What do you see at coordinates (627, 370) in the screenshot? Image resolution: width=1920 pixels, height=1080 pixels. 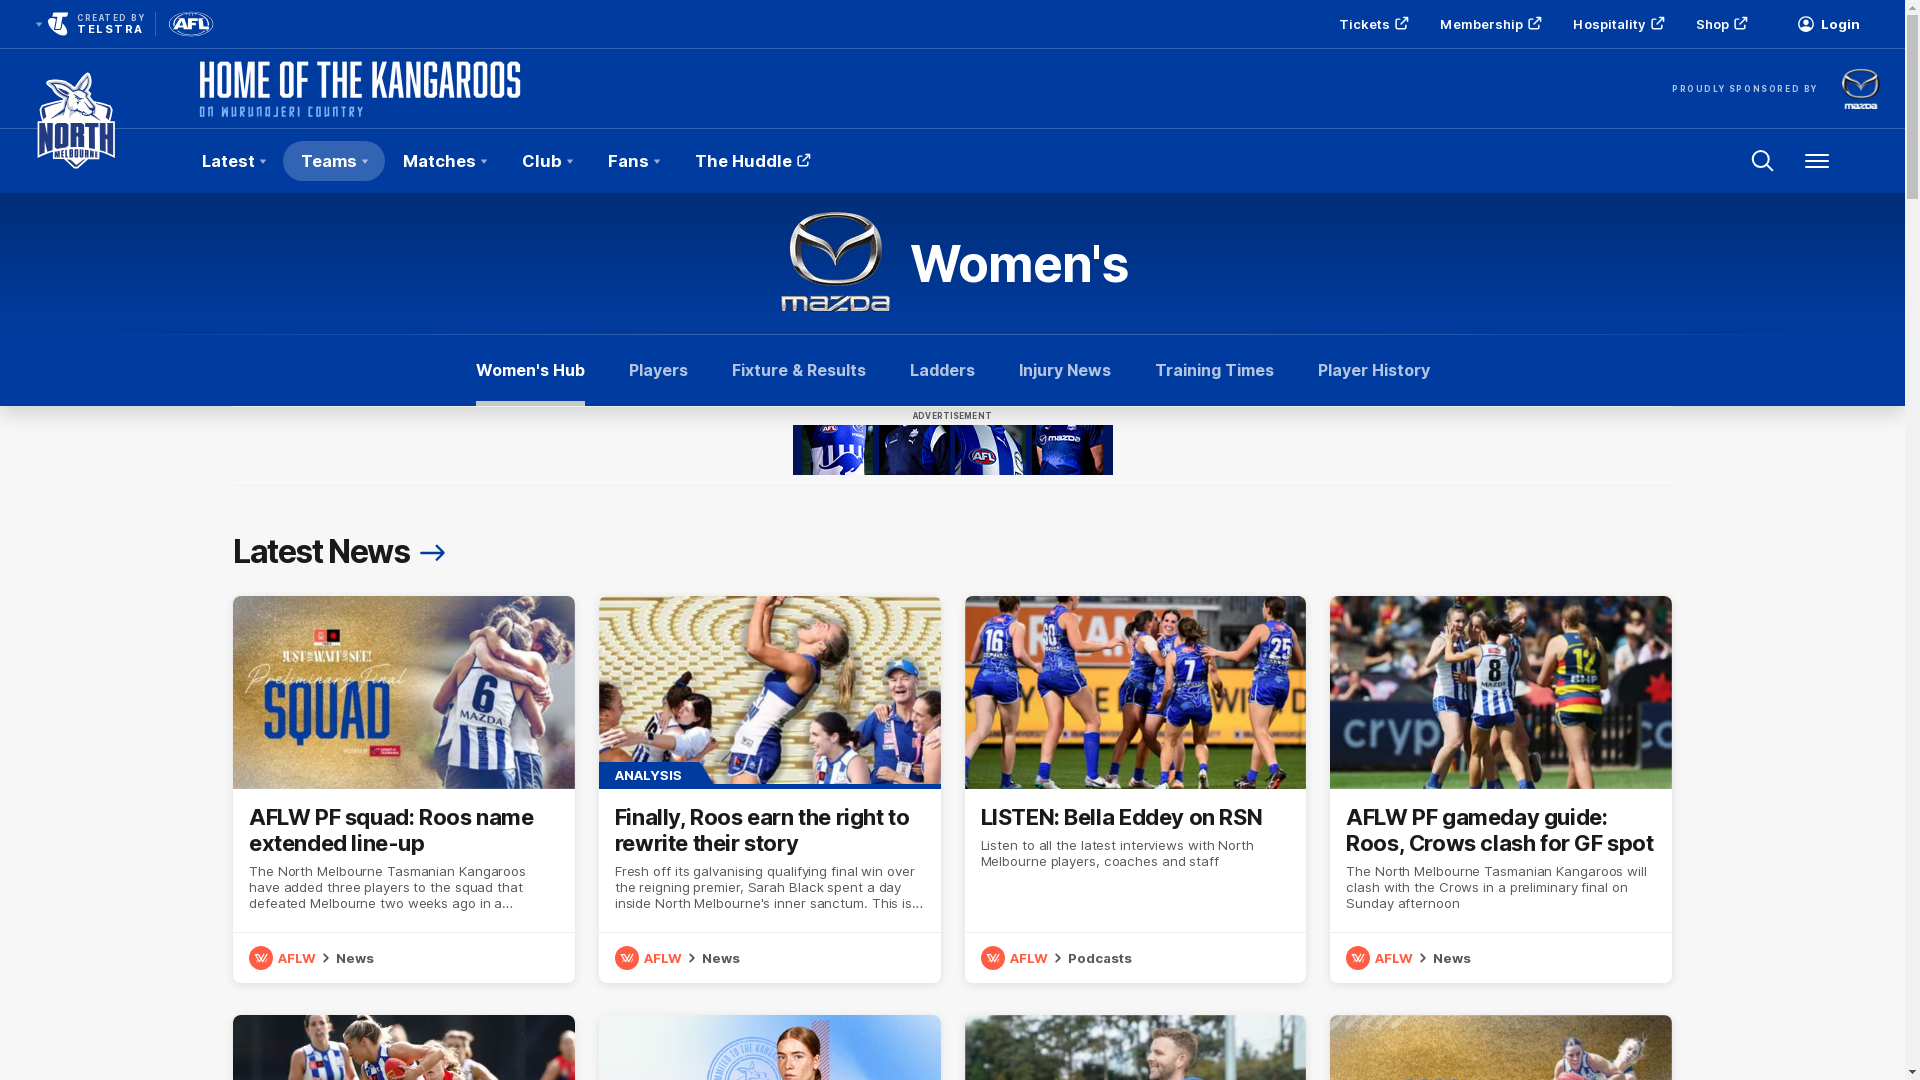 I see `'Players'` at bounding box center [627, 370].